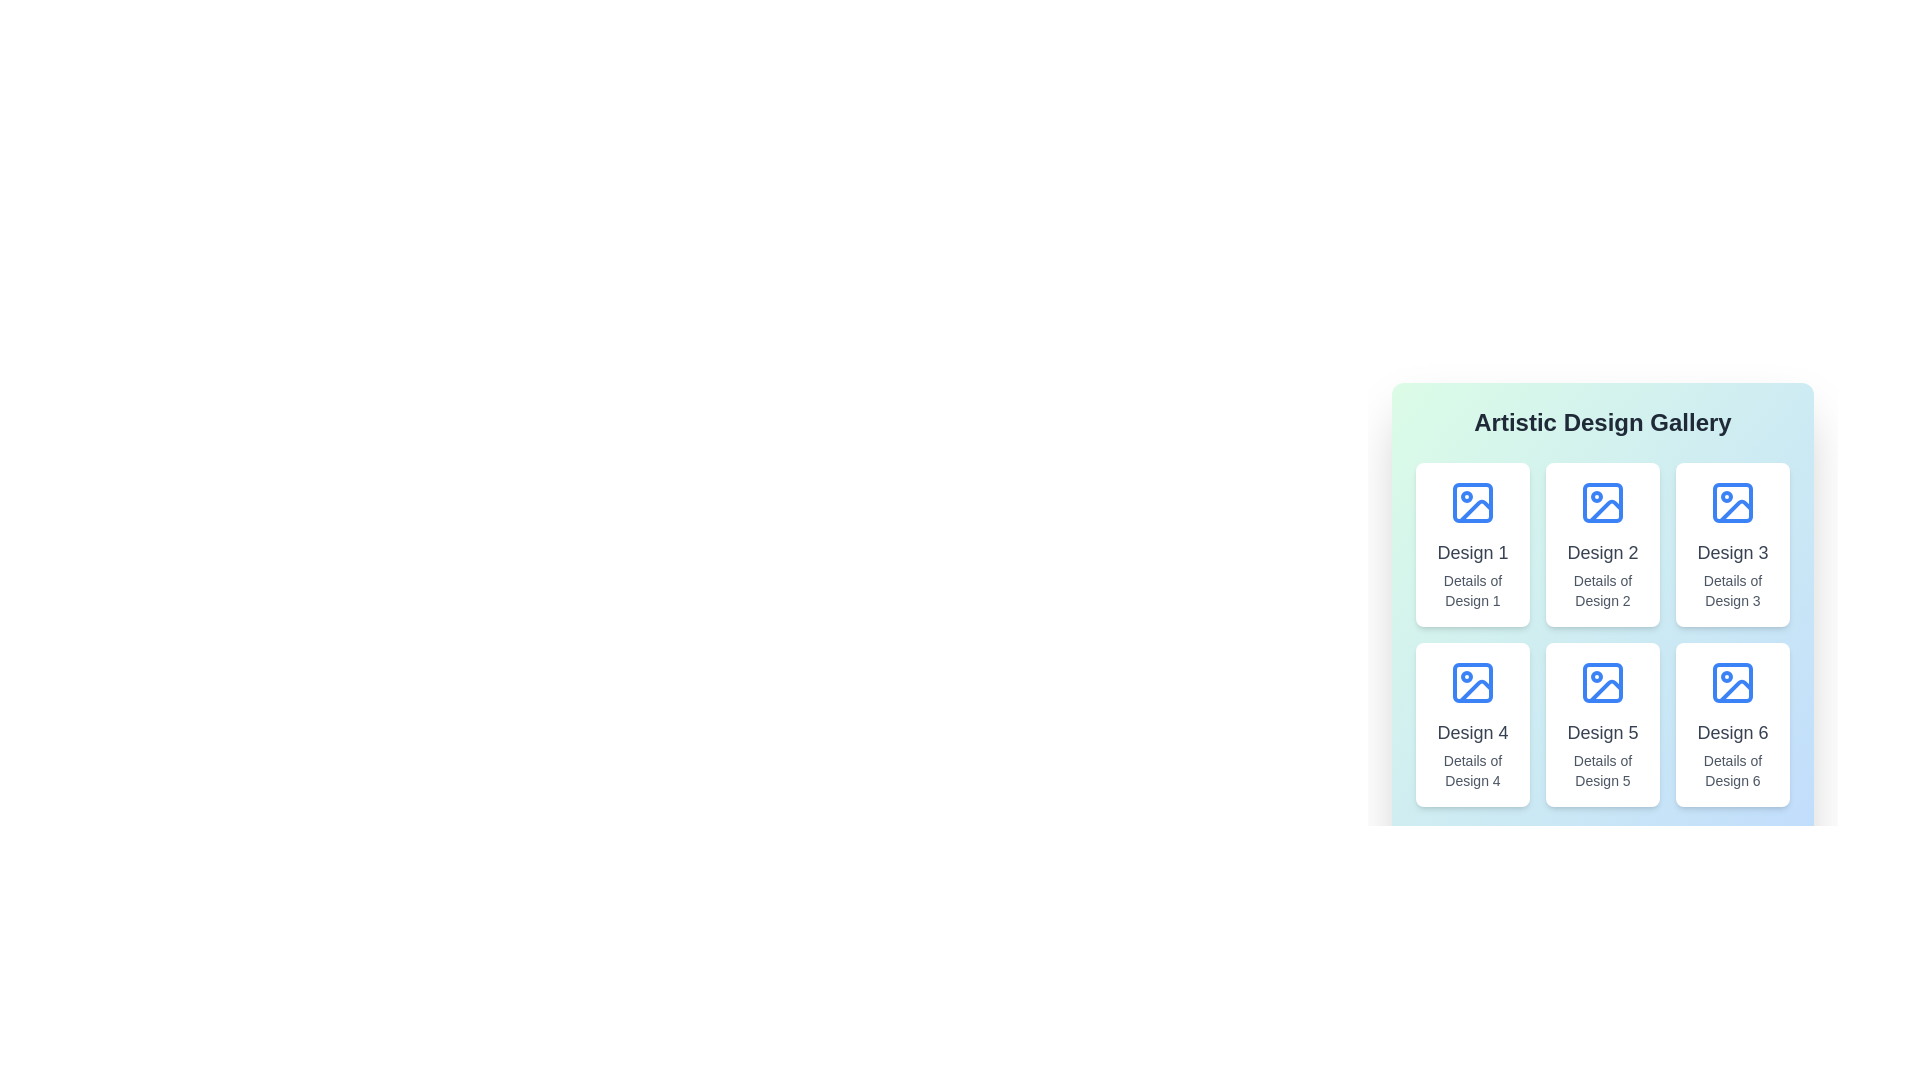  Describe the element at coordinates (1473, 681) in the screenshot. I see `the top-left rectangle SVG element of the image placeholder icon located in the fourth tile of a 2x3 grid layout, near the 'Design 4' label` at that location.